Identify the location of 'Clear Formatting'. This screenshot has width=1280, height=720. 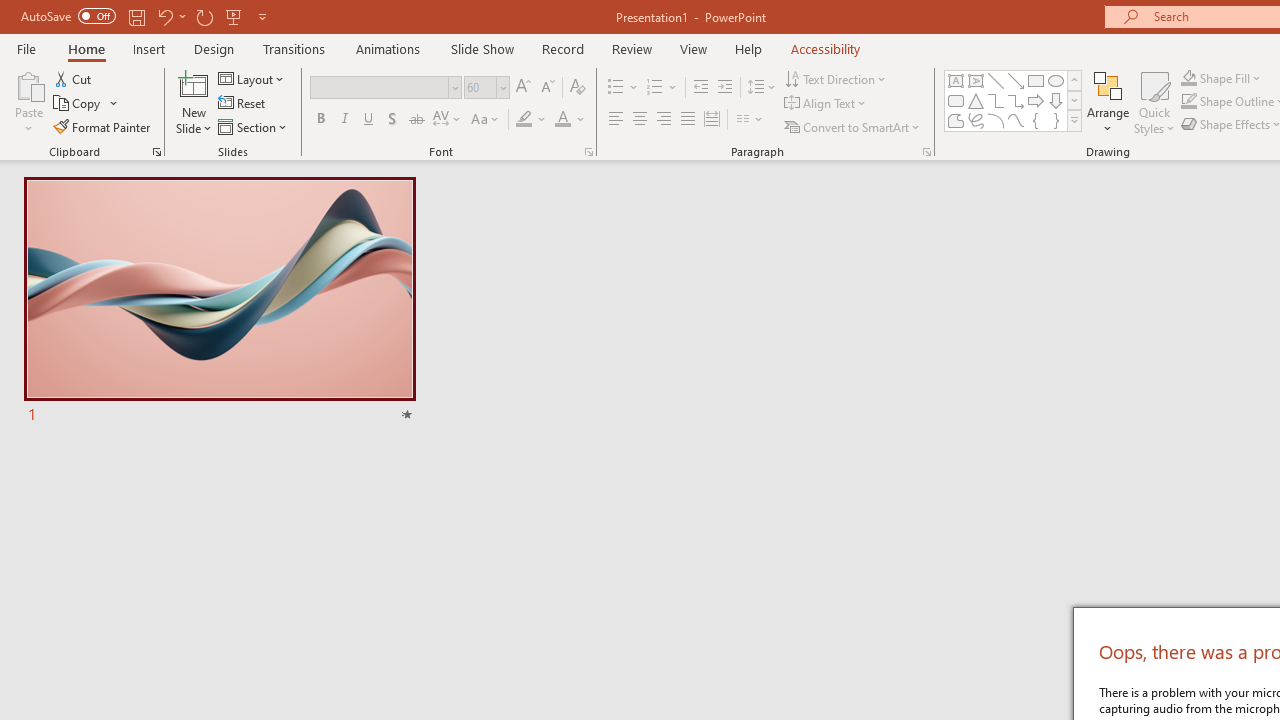
(576, 86).